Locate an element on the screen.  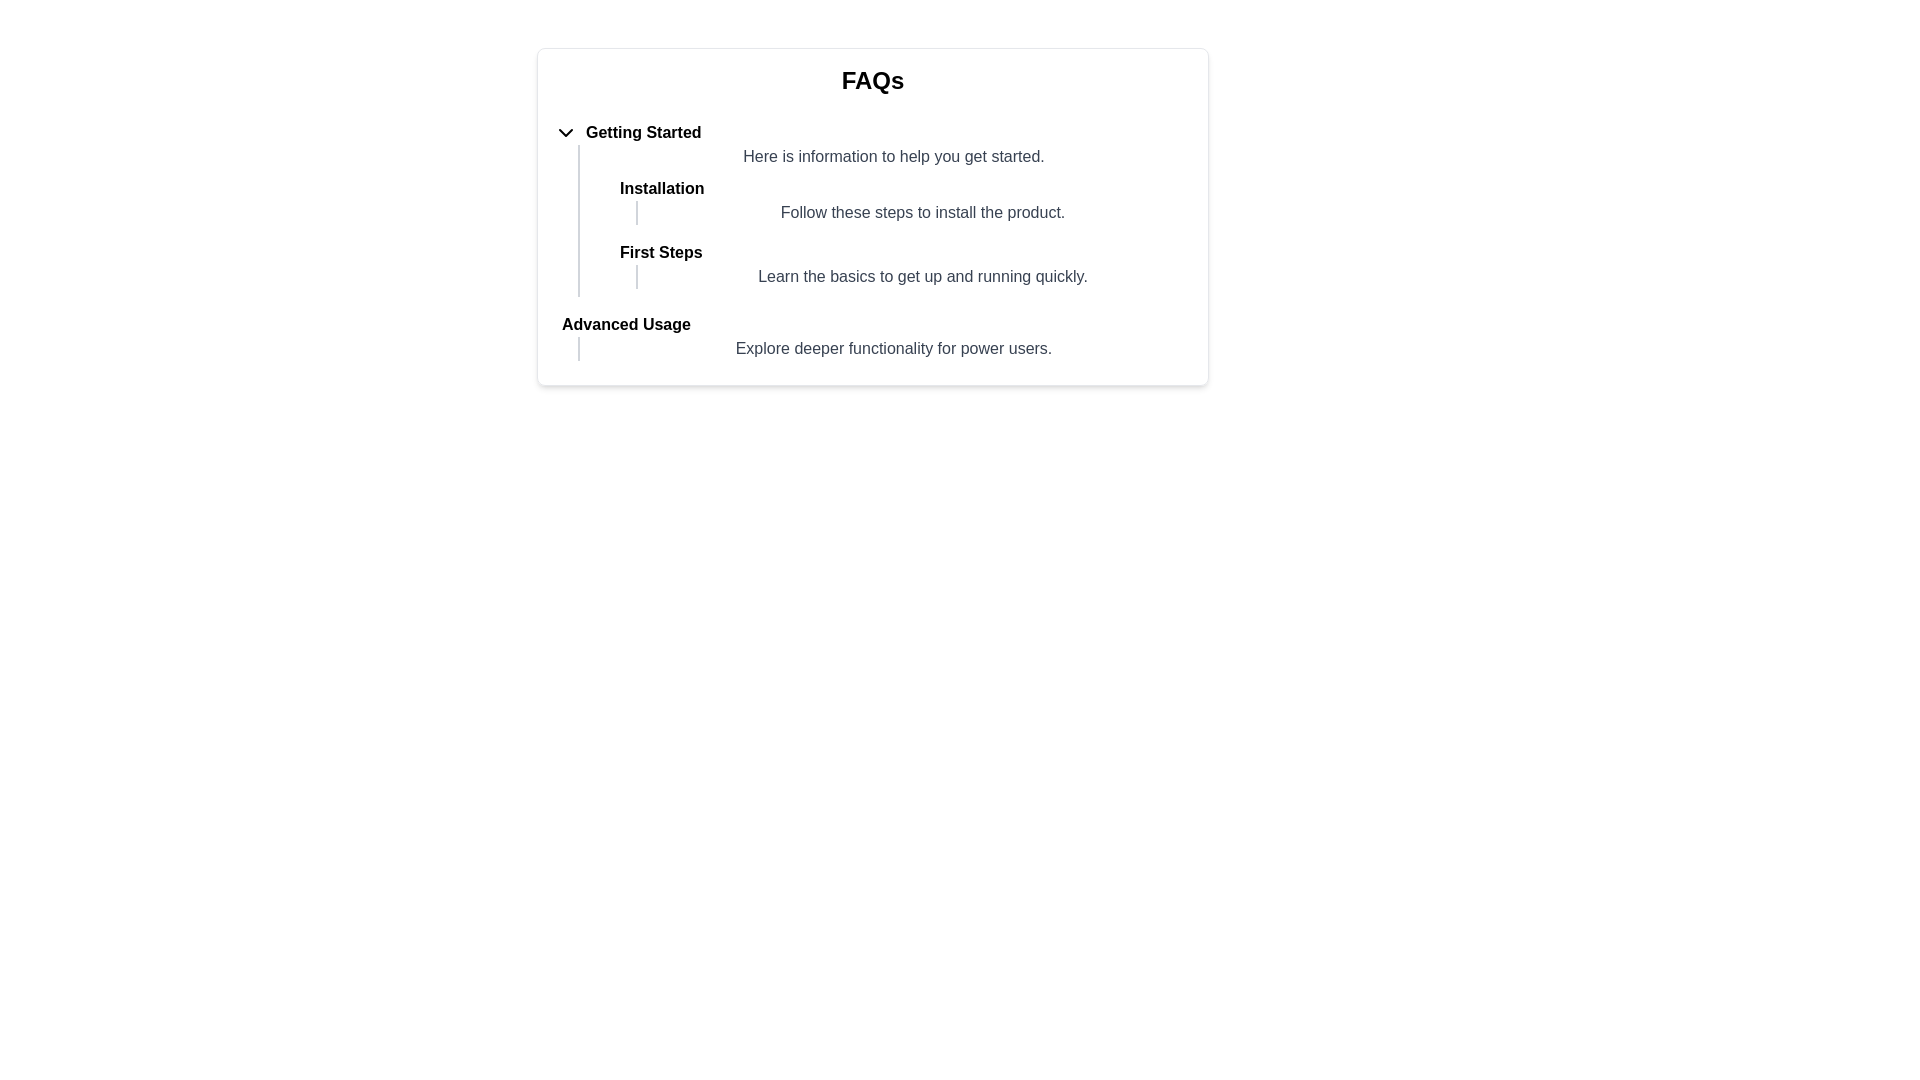
text content 'Explore deeper functionality for power users.' located under the 'Advanced Usage' section in a FAQ-like interface is located at coordinates (892, 347).